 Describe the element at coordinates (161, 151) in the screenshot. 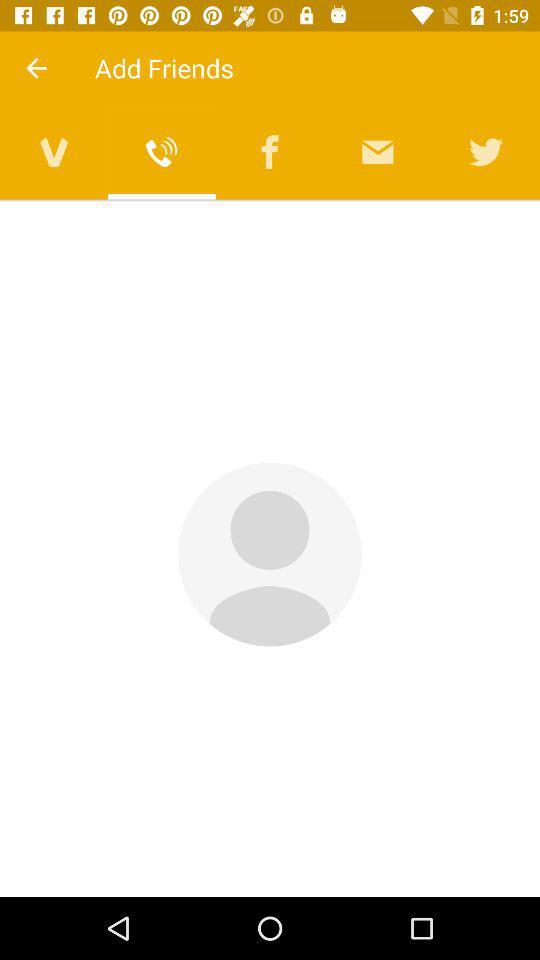

I see `initiates phone call` at that location.